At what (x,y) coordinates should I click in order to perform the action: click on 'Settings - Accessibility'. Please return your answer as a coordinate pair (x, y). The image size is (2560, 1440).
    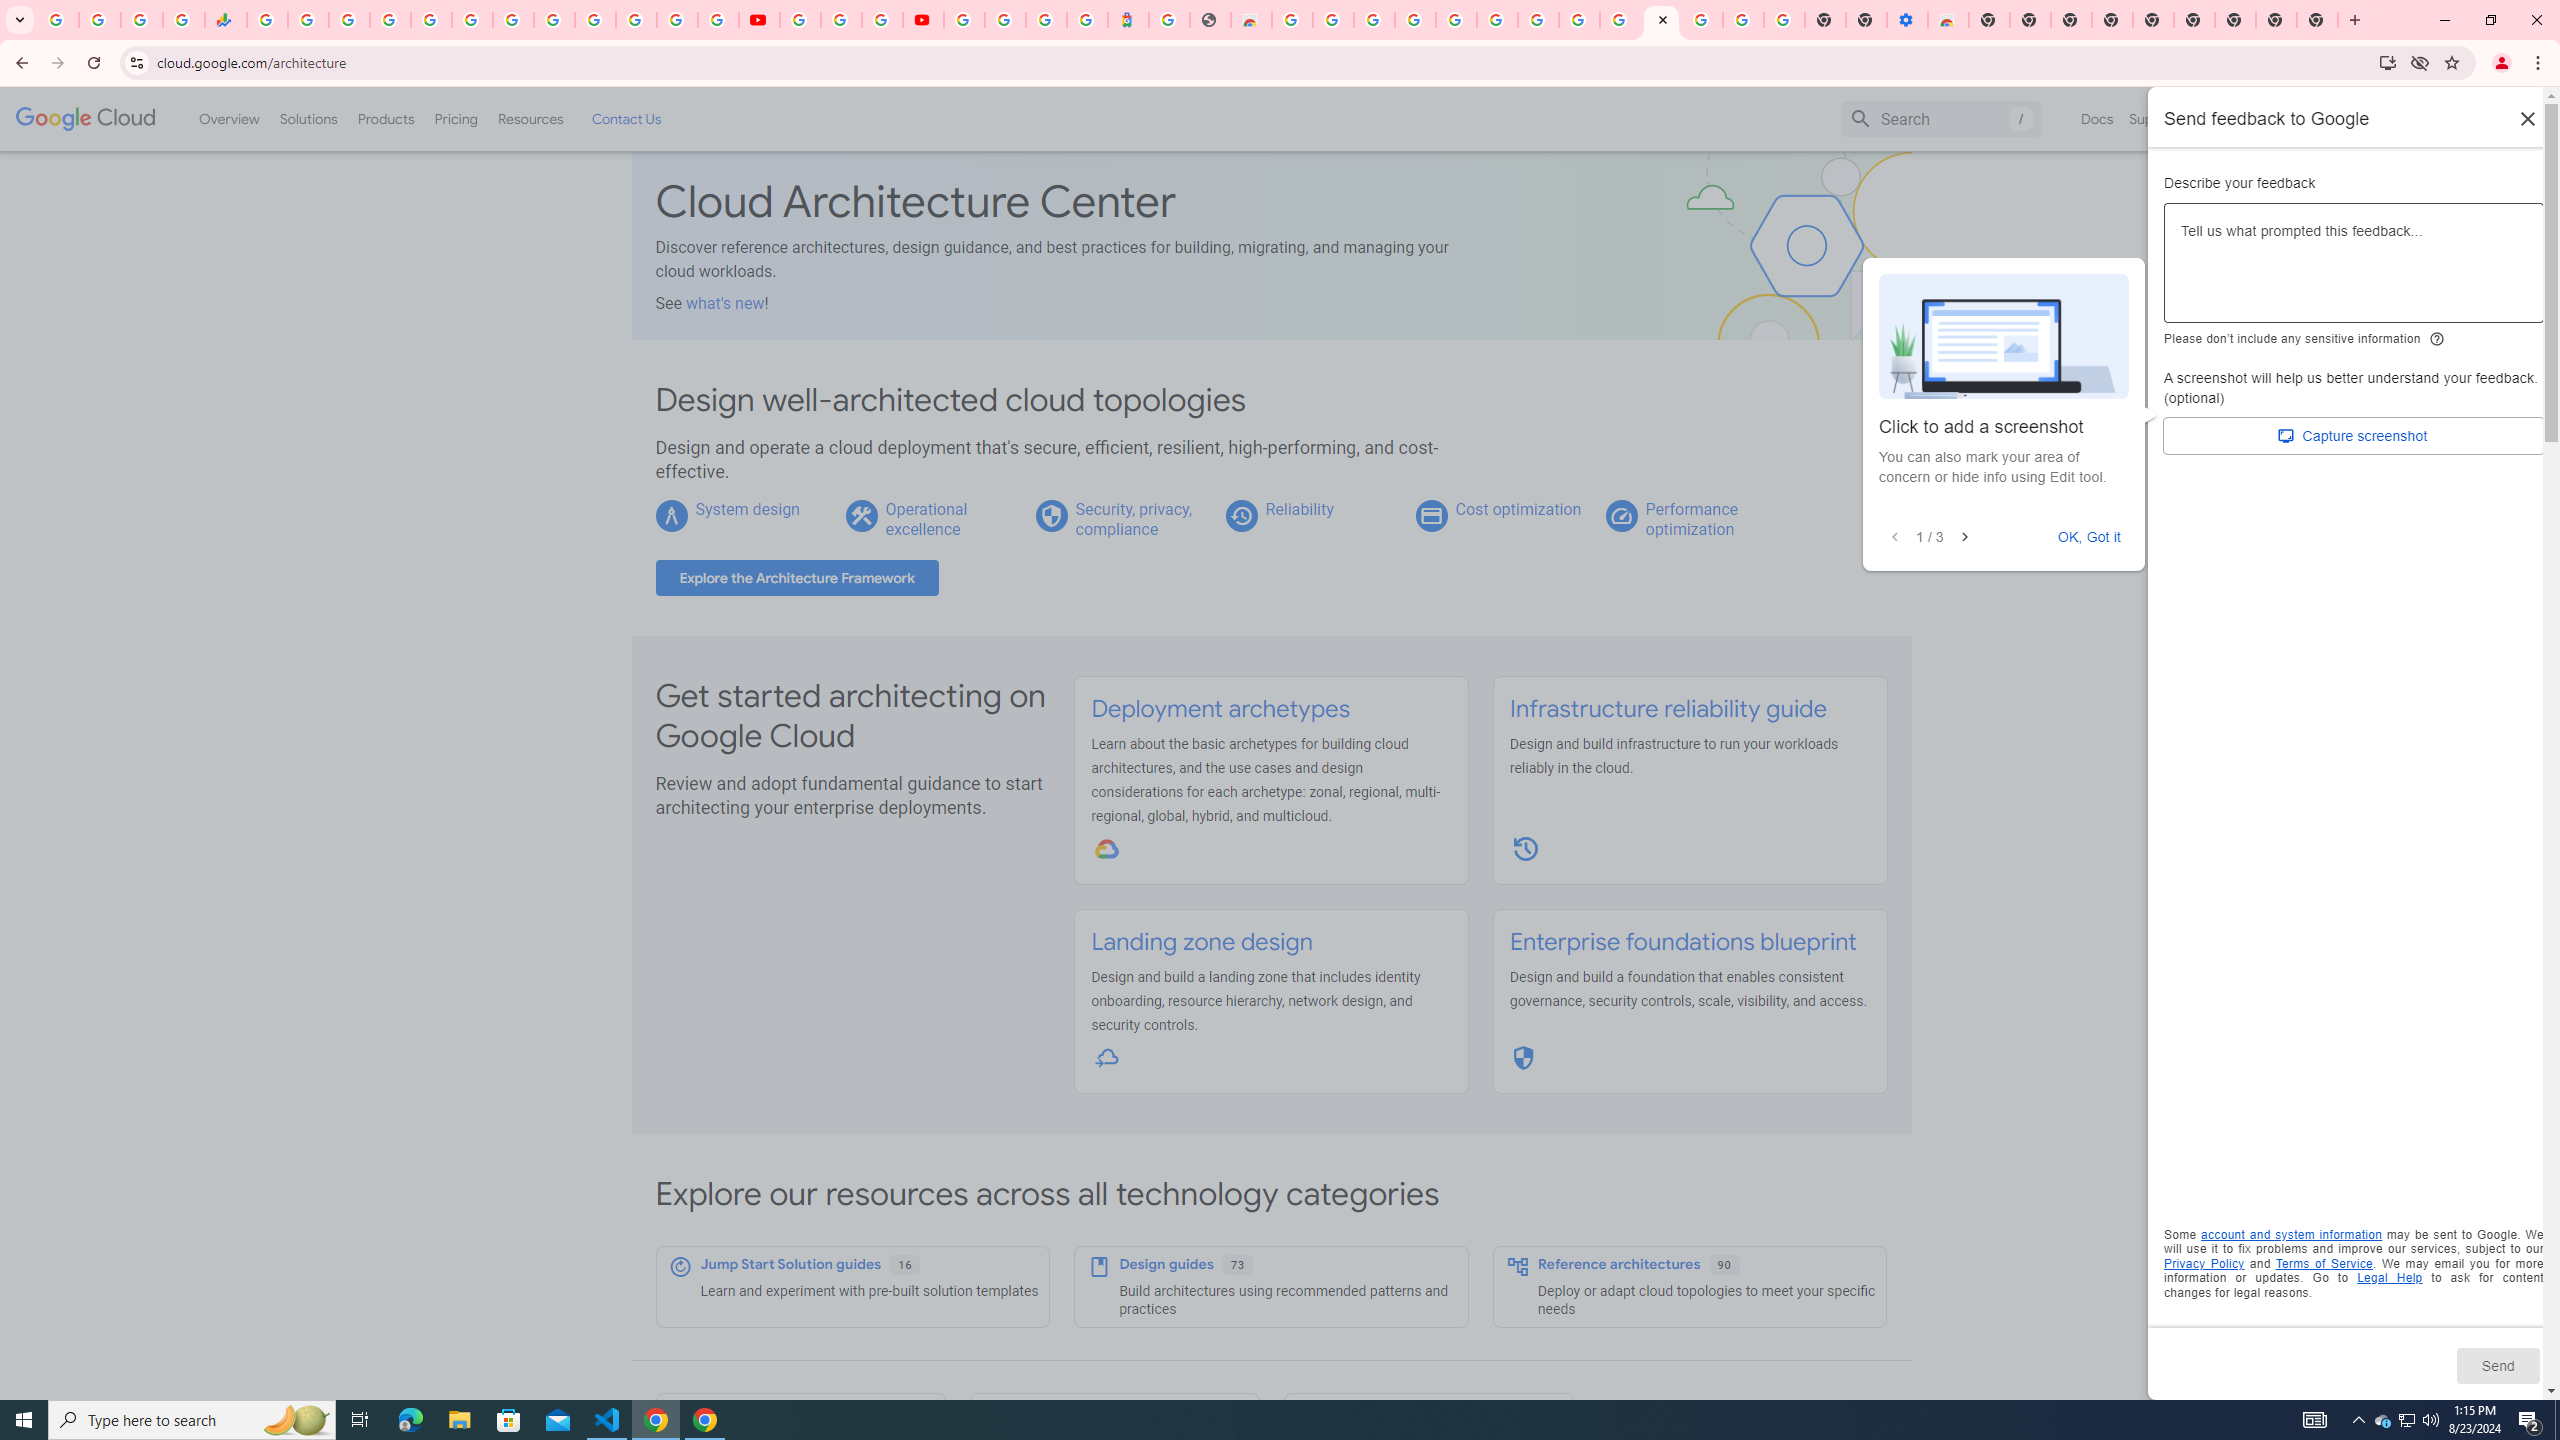
    Looking at the image, I should click on (1907, 19).